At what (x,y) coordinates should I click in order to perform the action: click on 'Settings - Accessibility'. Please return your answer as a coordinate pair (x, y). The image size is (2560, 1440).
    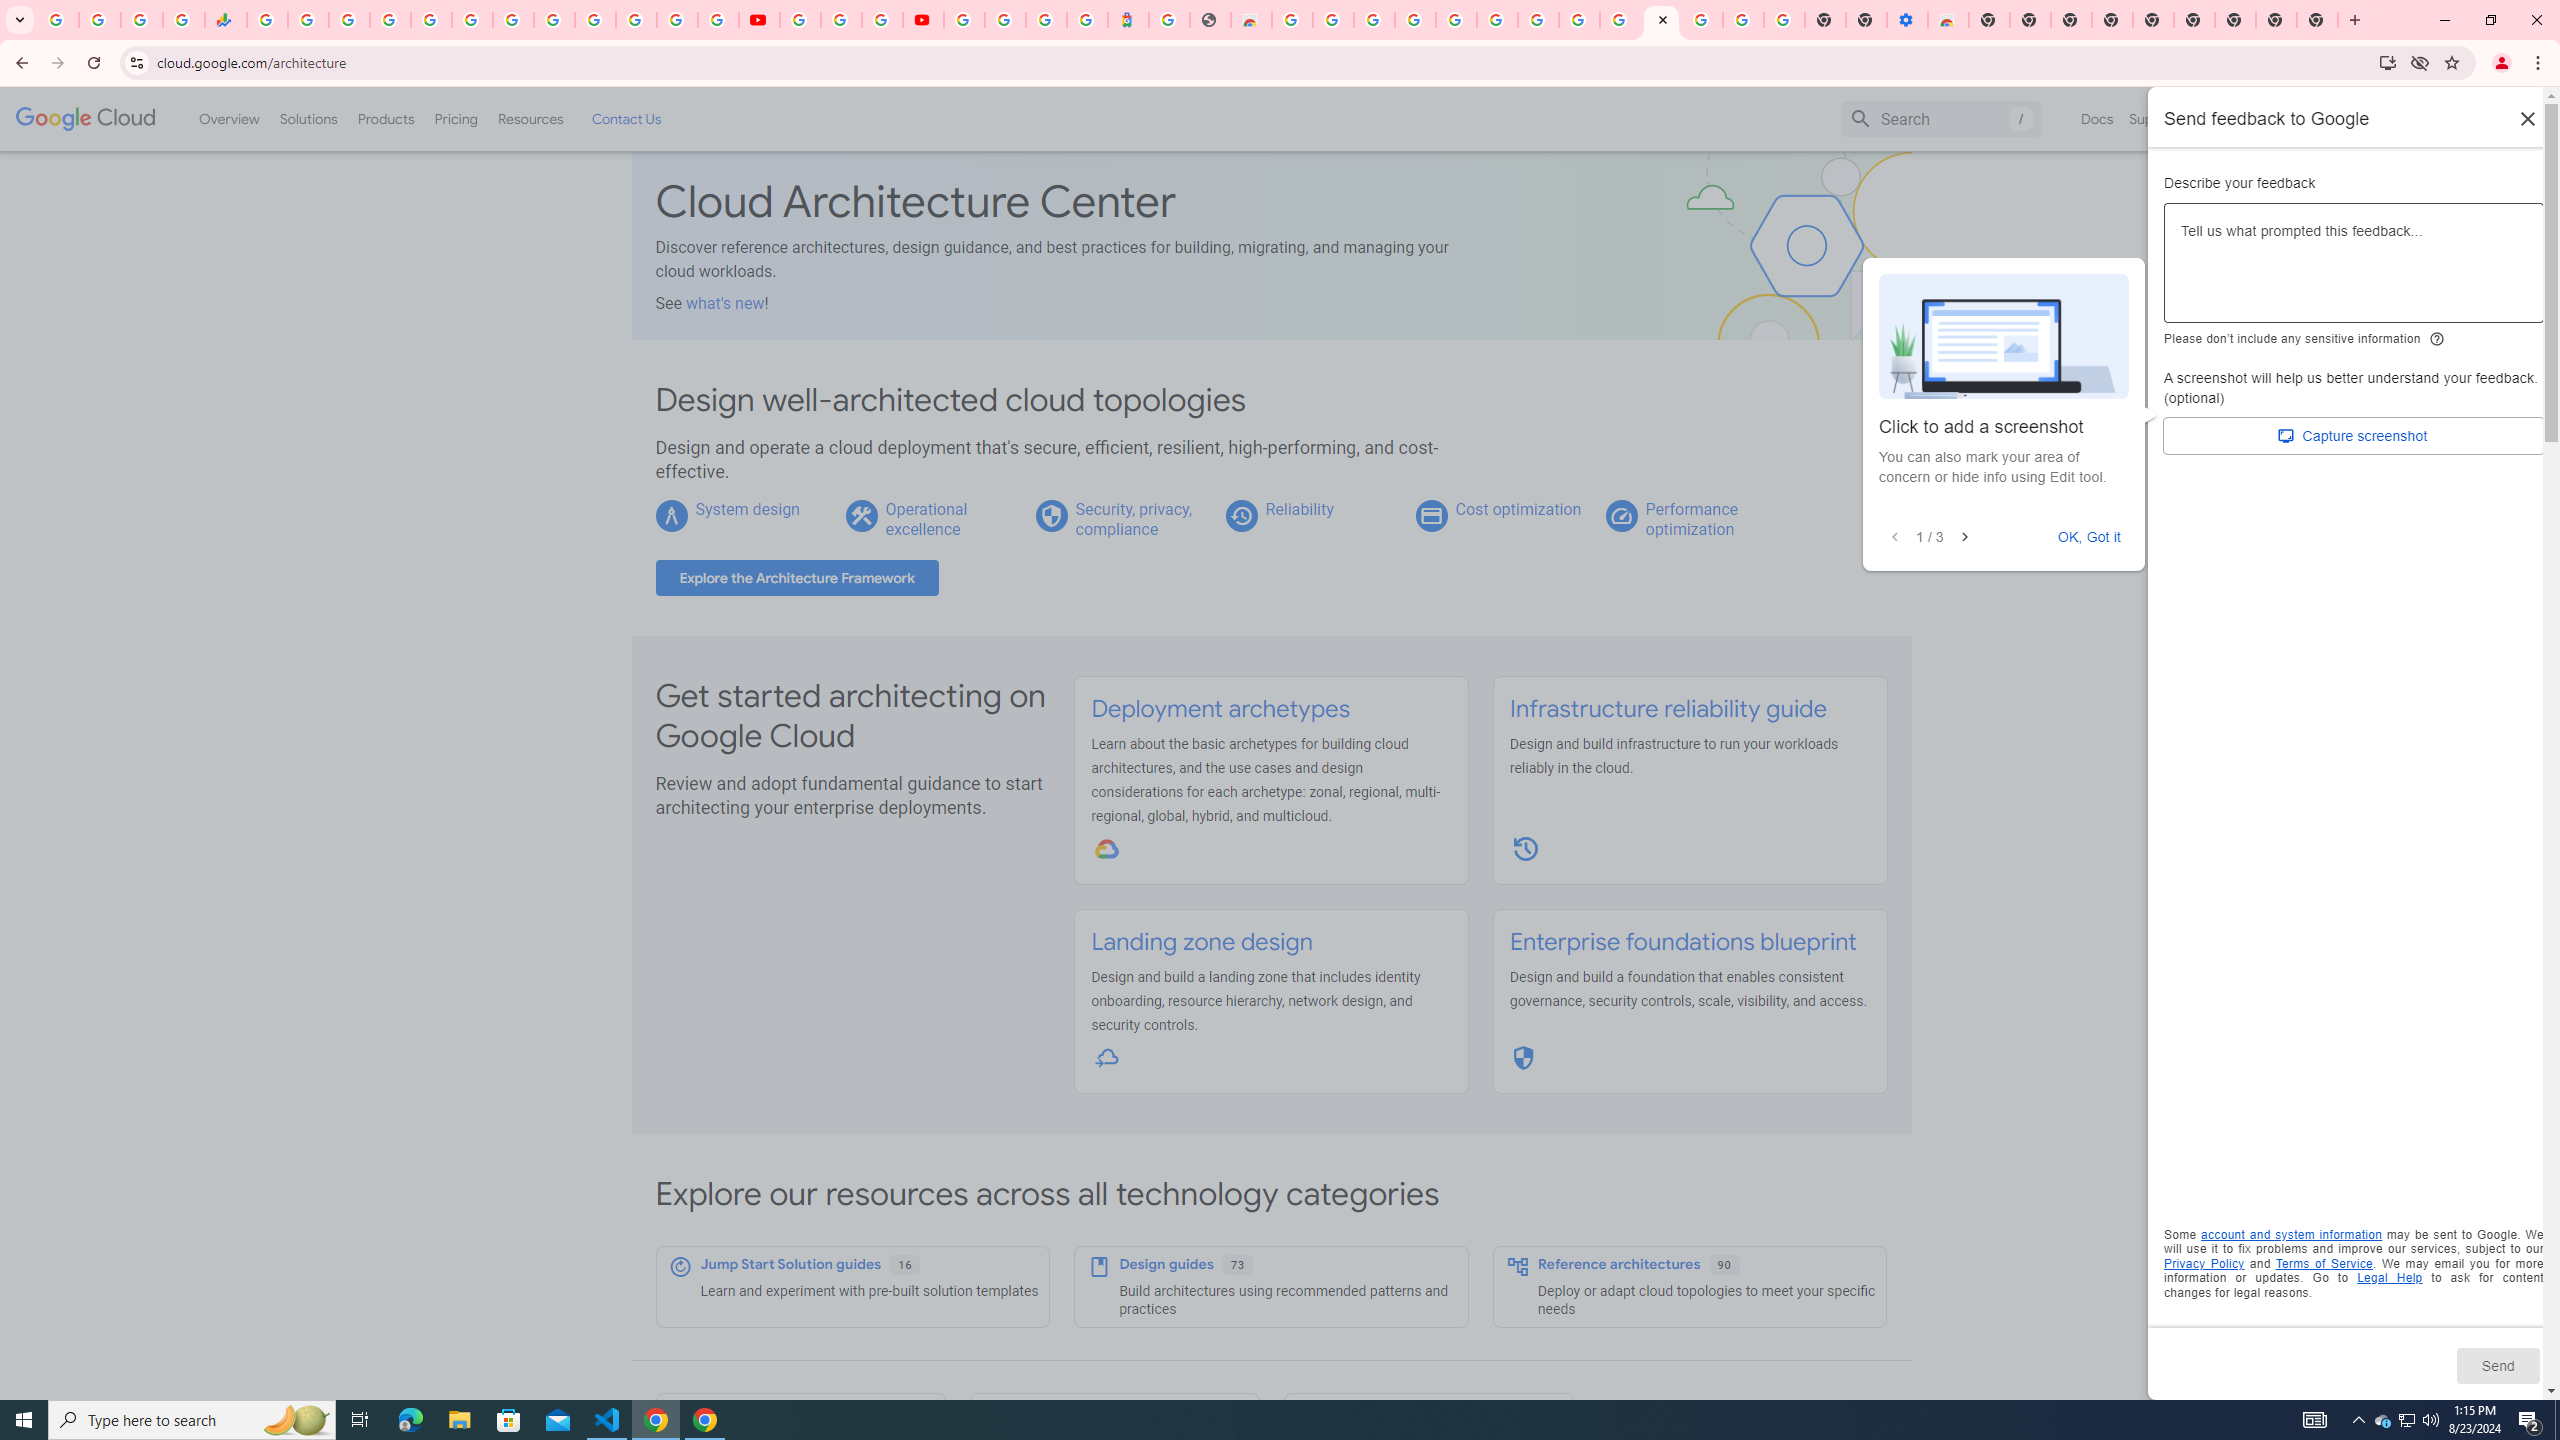
    Looking at the image, I should click on (1907, 19).